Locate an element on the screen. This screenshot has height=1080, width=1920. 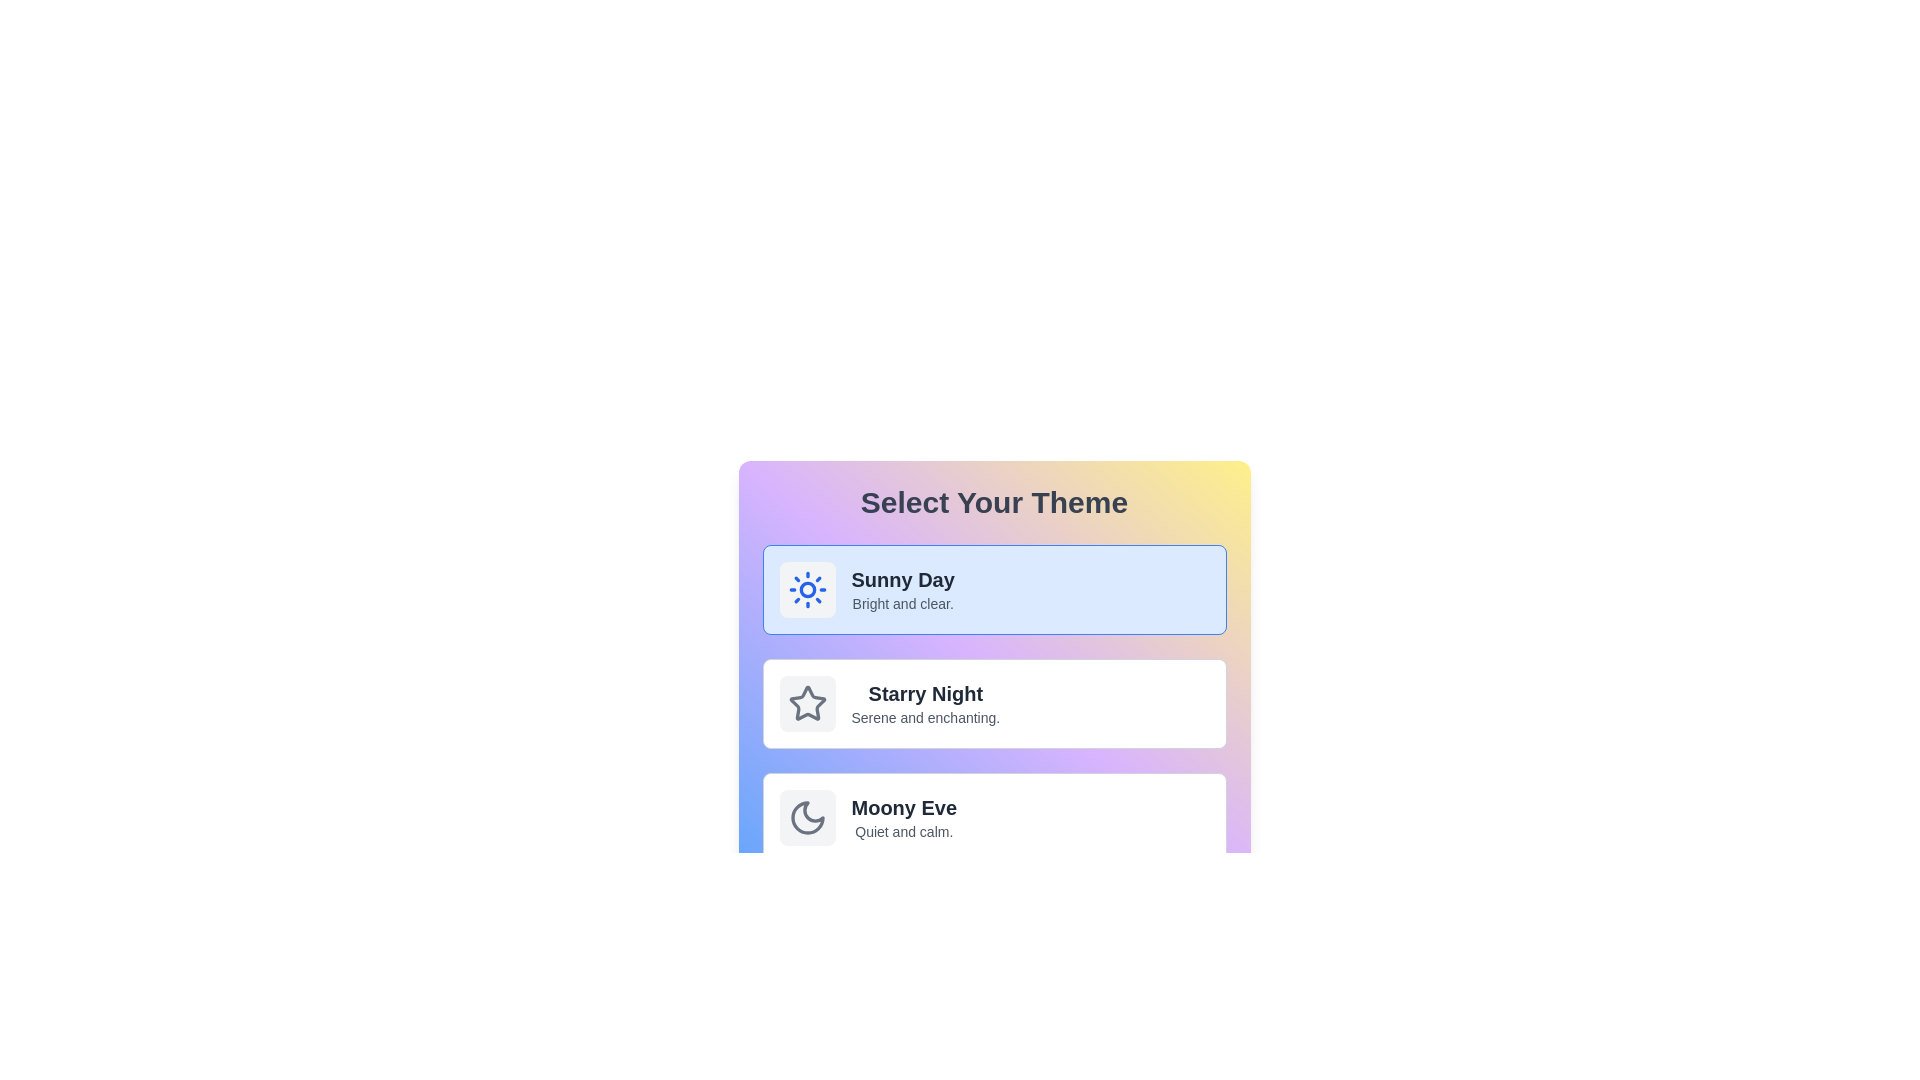
text label that displays 'Quiet and calm.' positioned below the title 'Moony Eve' is located at coordinates (903, 832).